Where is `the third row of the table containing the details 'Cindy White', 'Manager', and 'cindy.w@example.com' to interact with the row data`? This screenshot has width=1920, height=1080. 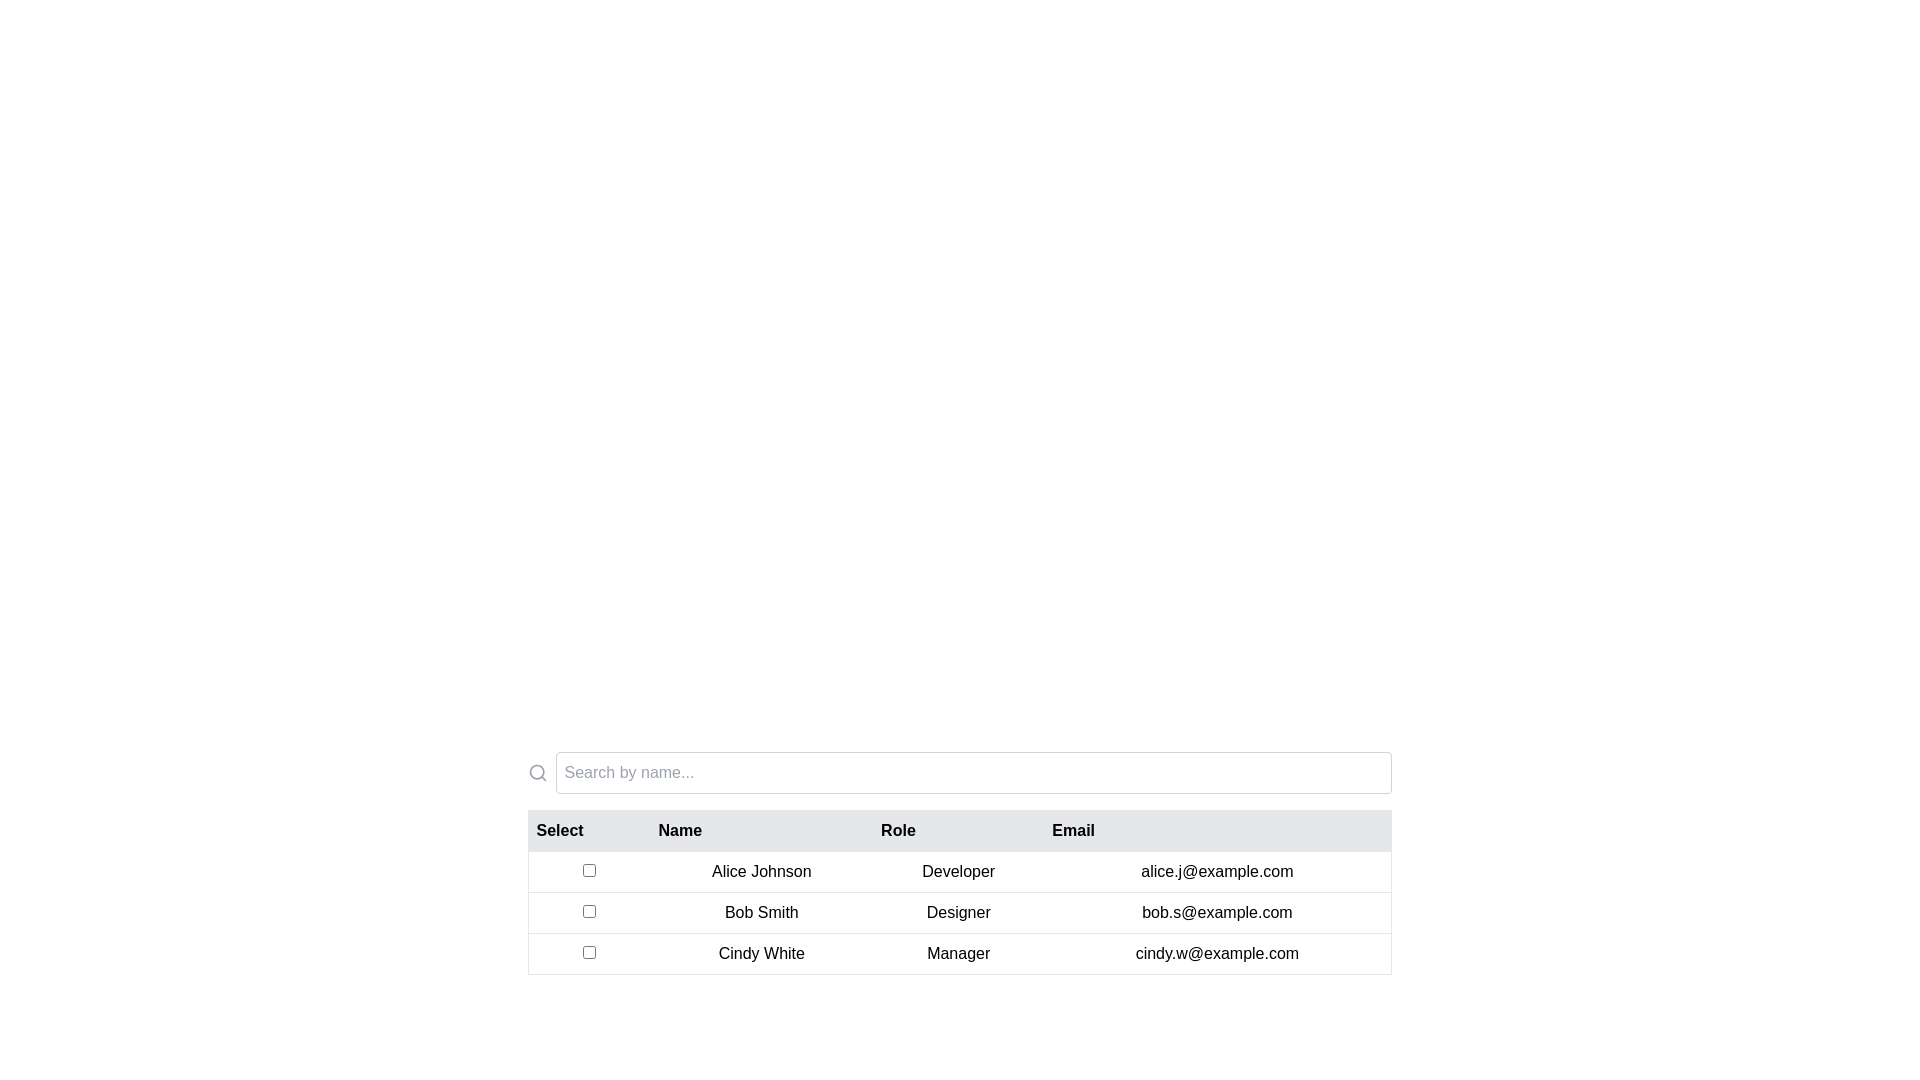
the third row of the table containing the details 'Cindy White', 'Manager', and 'cindy.w@example.com' to interact with the row data is located at coordinates (958, 952).